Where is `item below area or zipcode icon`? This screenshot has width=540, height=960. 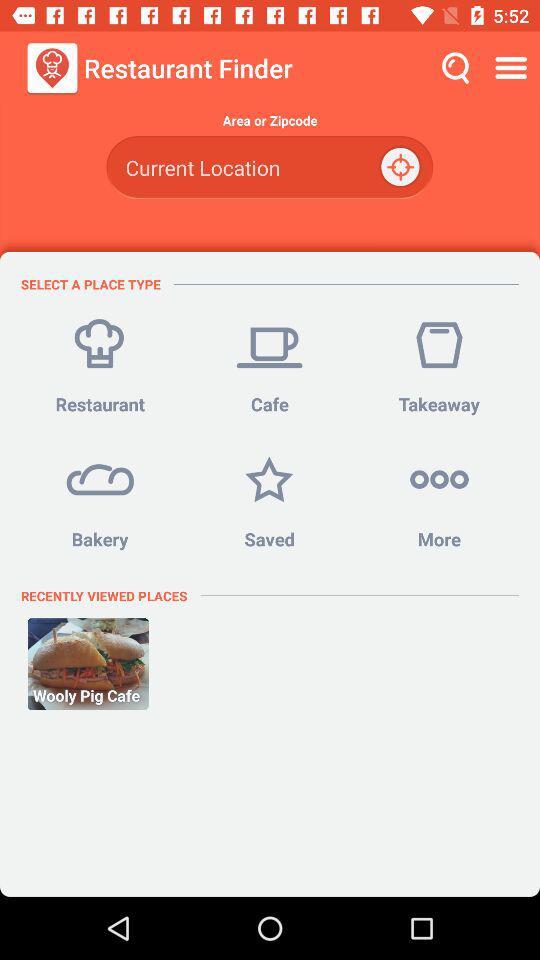
item below area or zipcode icon is located at coordinates (269, 166).